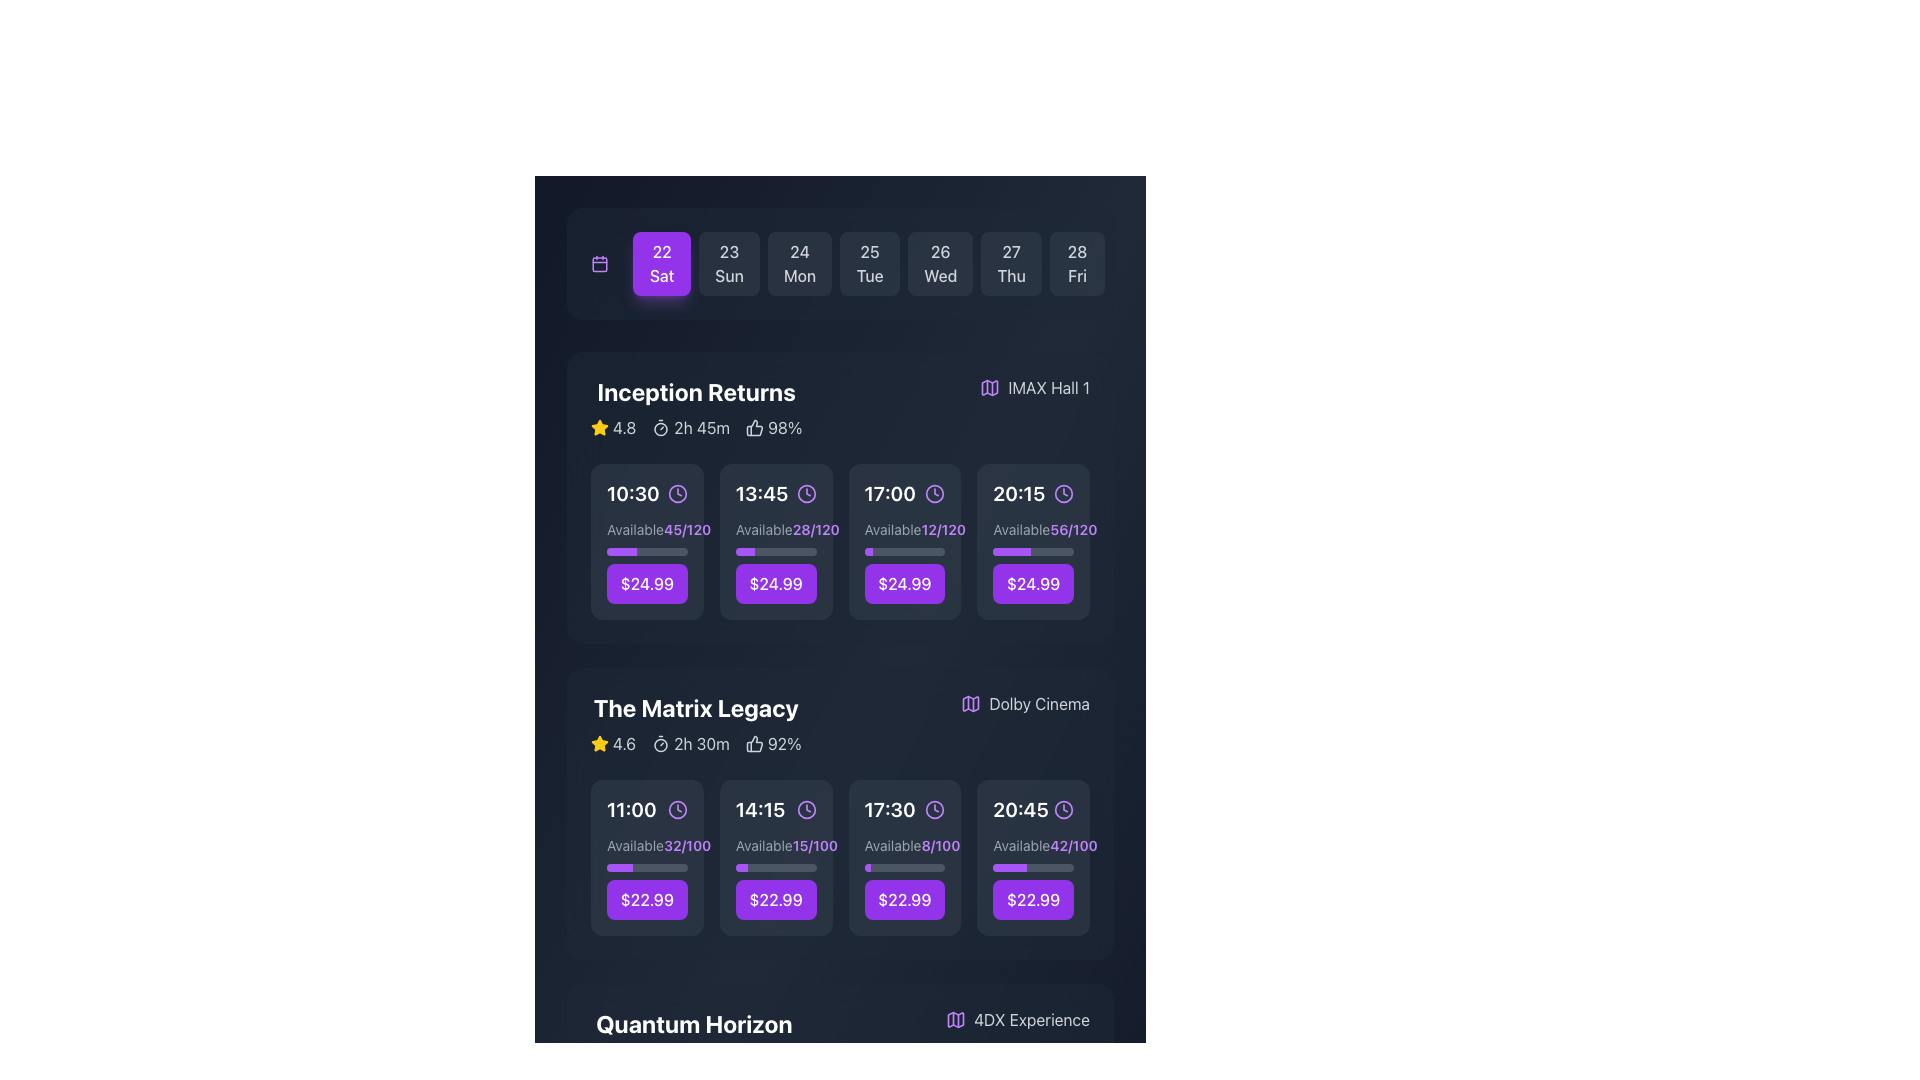 The width and height of the screenshot is (1920, 1080). Describe the element at coordinates (1033, 542) in the screenshot. I see `the prominent purple button at the bottom of the interactive card displaying the price '$24.99'` at that location.